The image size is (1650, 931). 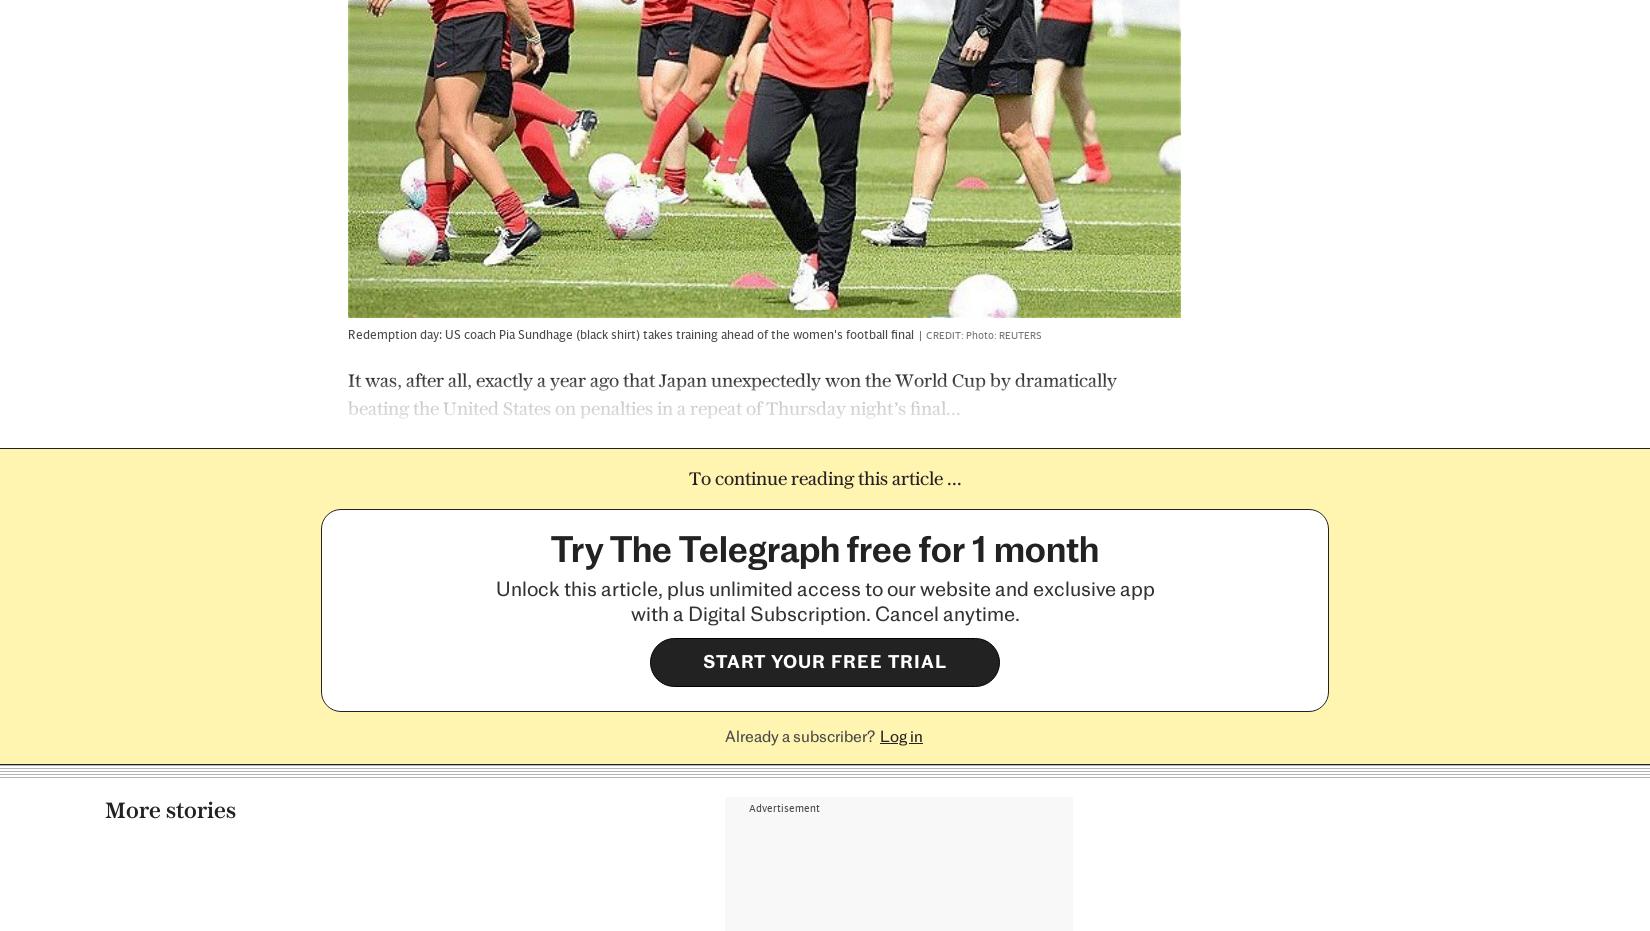 What do you see at coordinates (412, 778) in the screenshot?
I see `'Josh Burrows'` at bounding box center [412, 778].